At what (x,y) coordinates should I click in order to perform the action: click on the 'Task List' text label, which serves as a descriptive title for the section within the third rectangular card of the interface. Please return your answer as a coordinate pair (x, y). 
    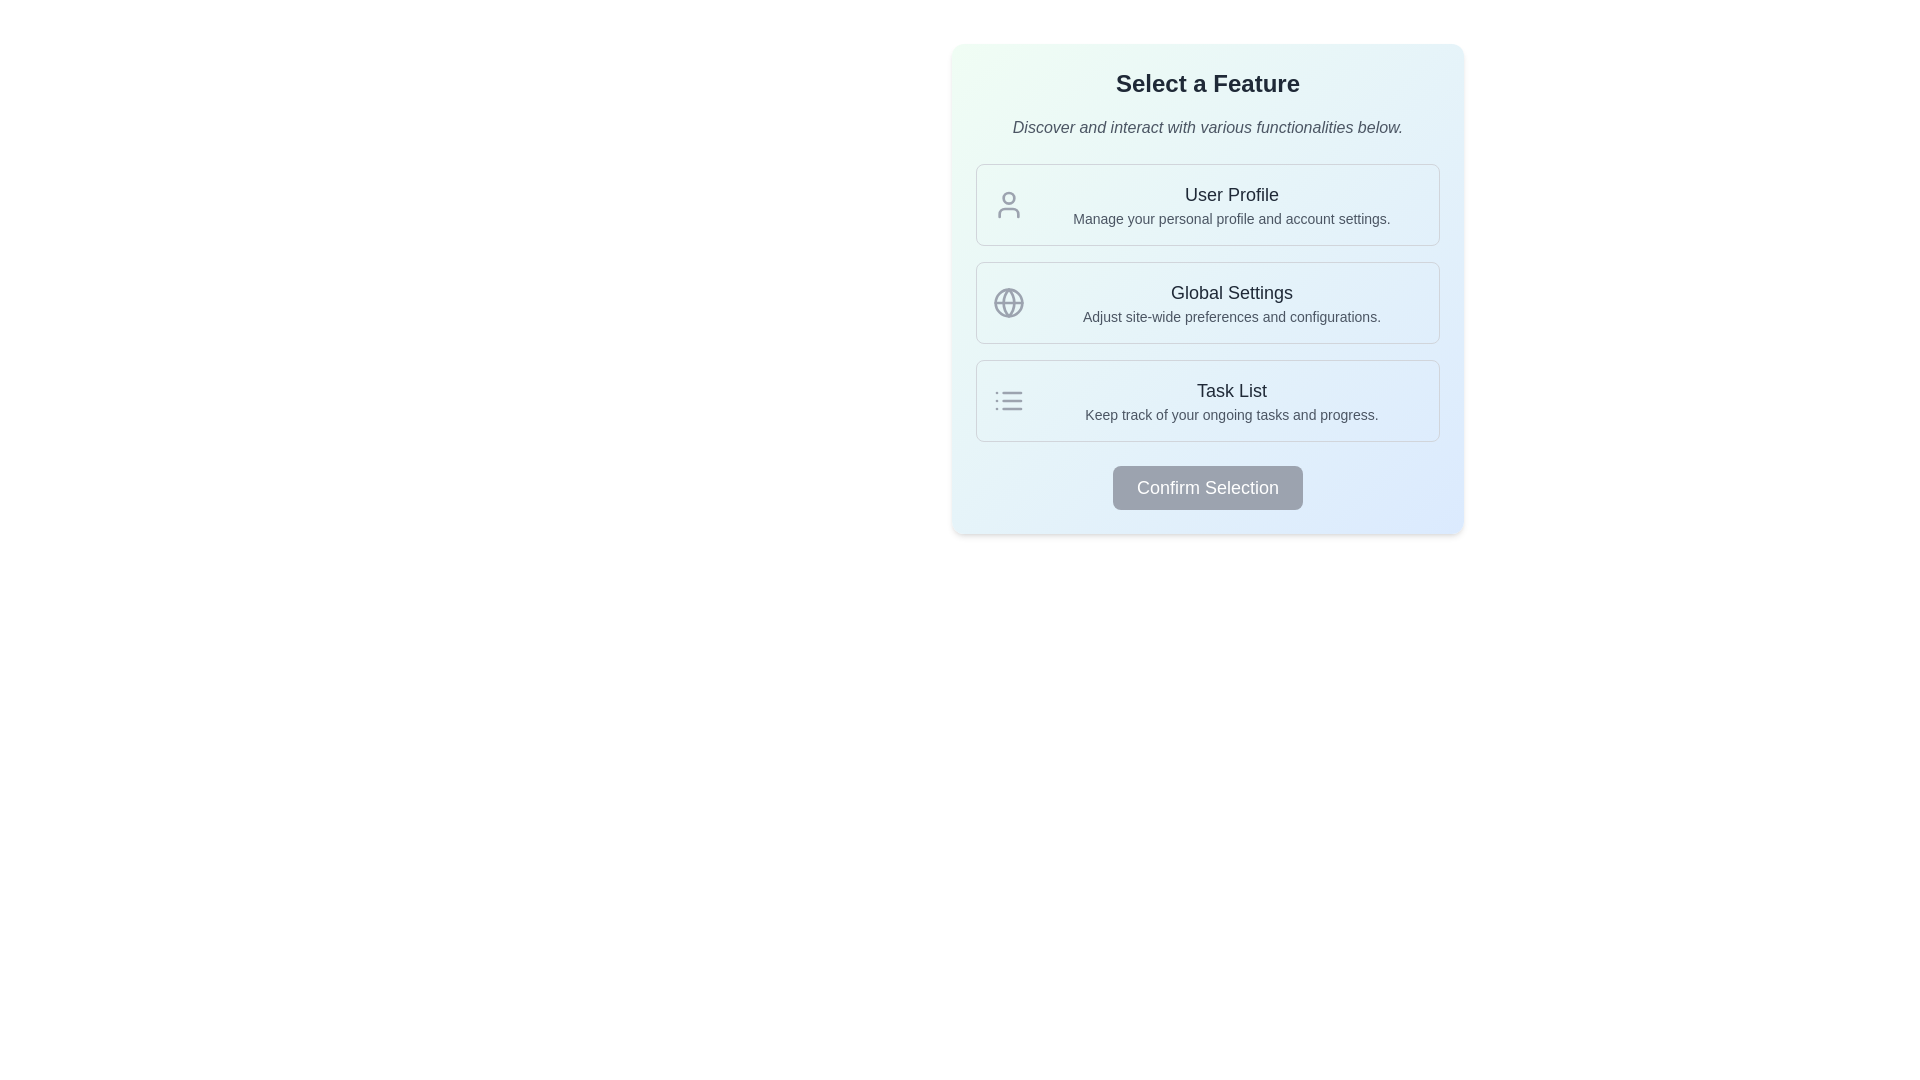
    Looking at the image, I should click on (1231, 390).